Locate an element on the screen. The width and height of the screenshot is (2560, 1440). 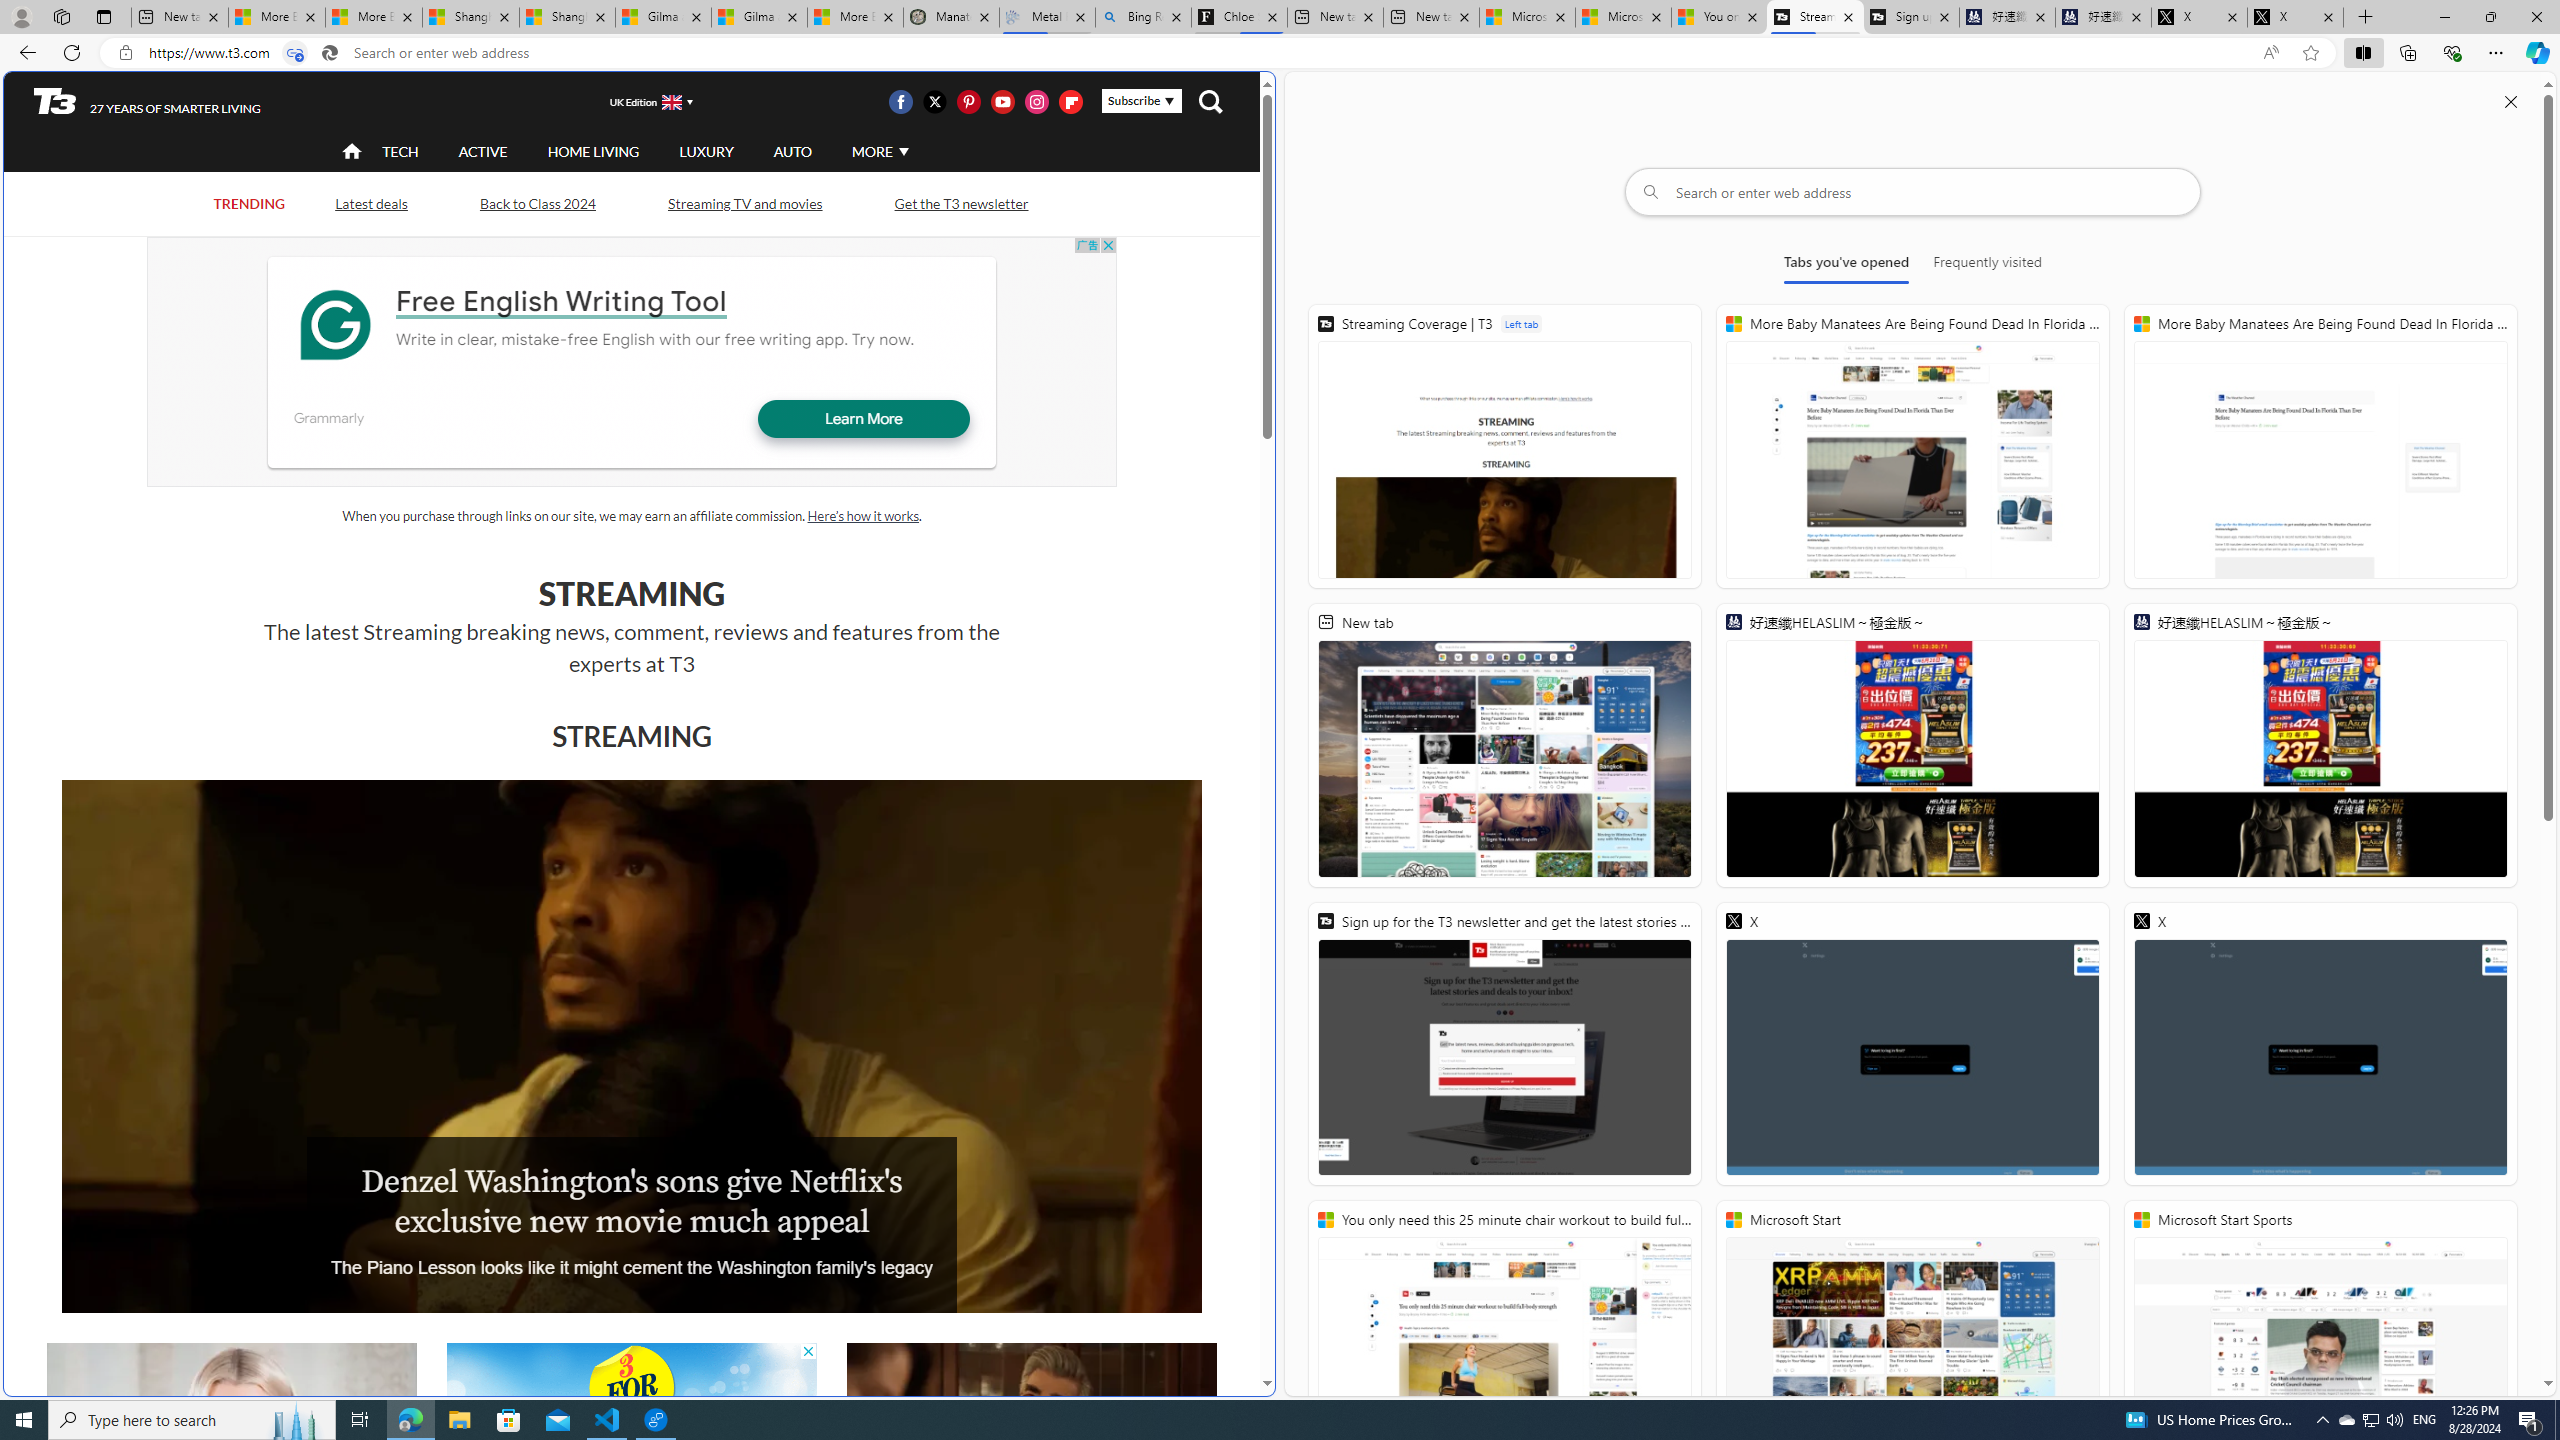
'Chloe Sorvino' is located at coordinates (1239, 16).